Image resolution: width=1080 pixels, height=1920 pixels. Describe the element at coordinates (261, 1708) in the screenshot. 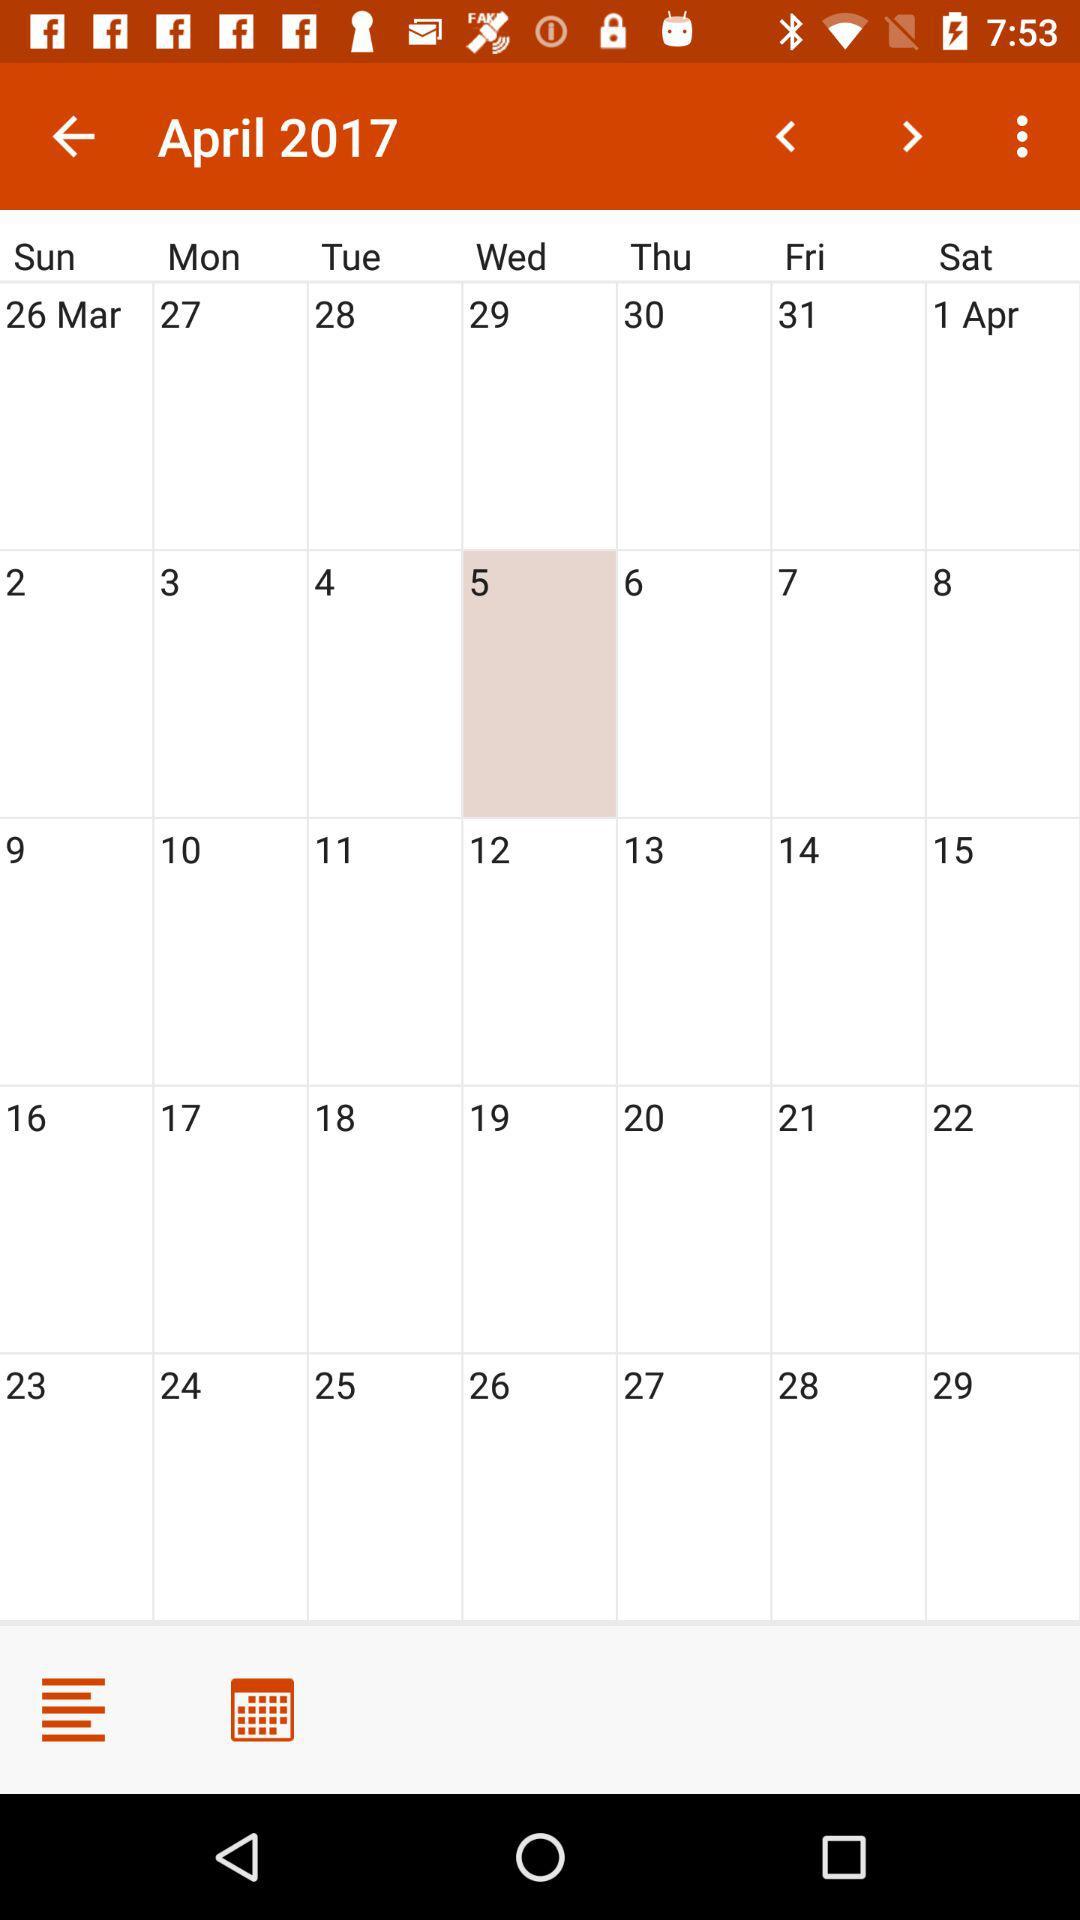

I see `the date_range icon` at that location.